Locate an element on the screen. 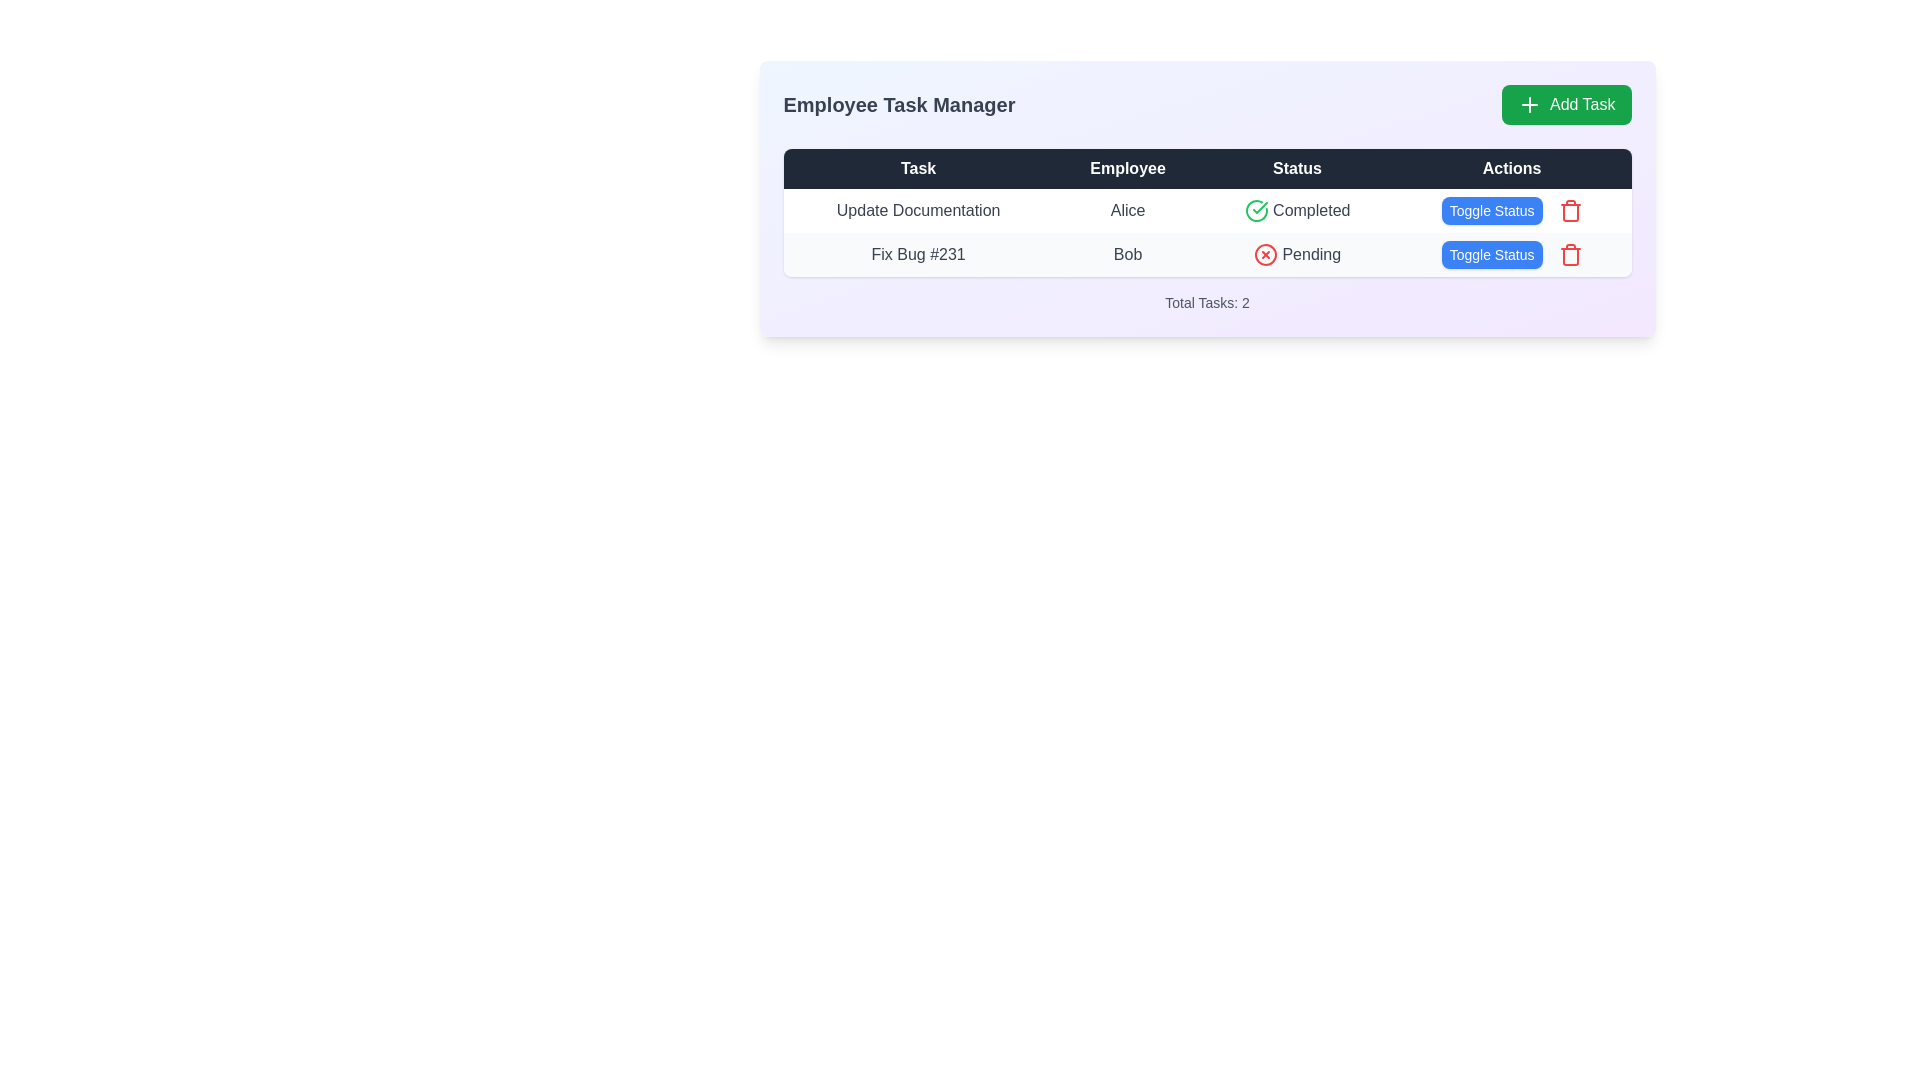 This screenshot has width=1920, height=1080. the Text label containing the text 'Bob' in the 'Employee' column of the table, which is the second entry in that column, positioned below the row containing 'Alice' is located at coordinates (1128, 253).